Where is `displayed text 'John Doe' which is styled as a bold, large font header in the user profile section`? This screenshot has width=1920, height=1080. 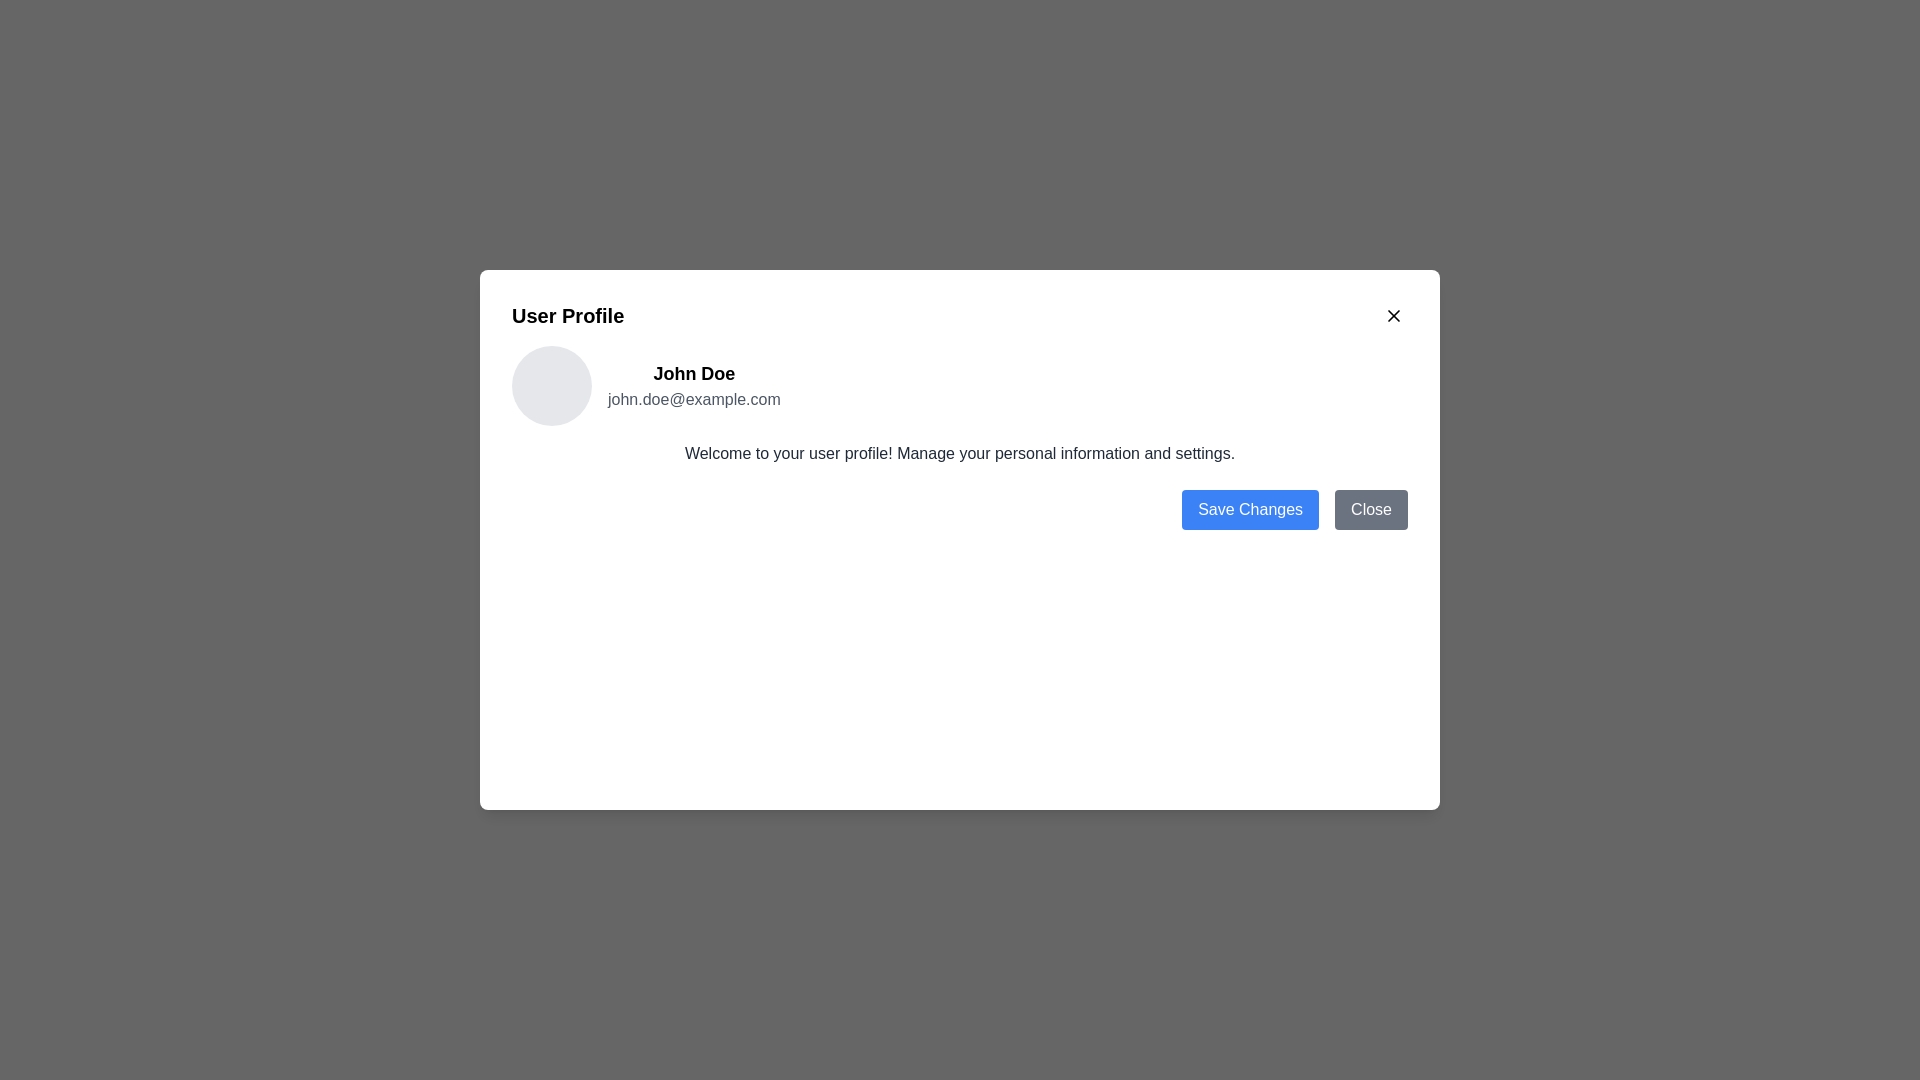 displayed text 'John Doe' which is styled as a bold, large font header in the user profile section is located at coordinates (694, 374).